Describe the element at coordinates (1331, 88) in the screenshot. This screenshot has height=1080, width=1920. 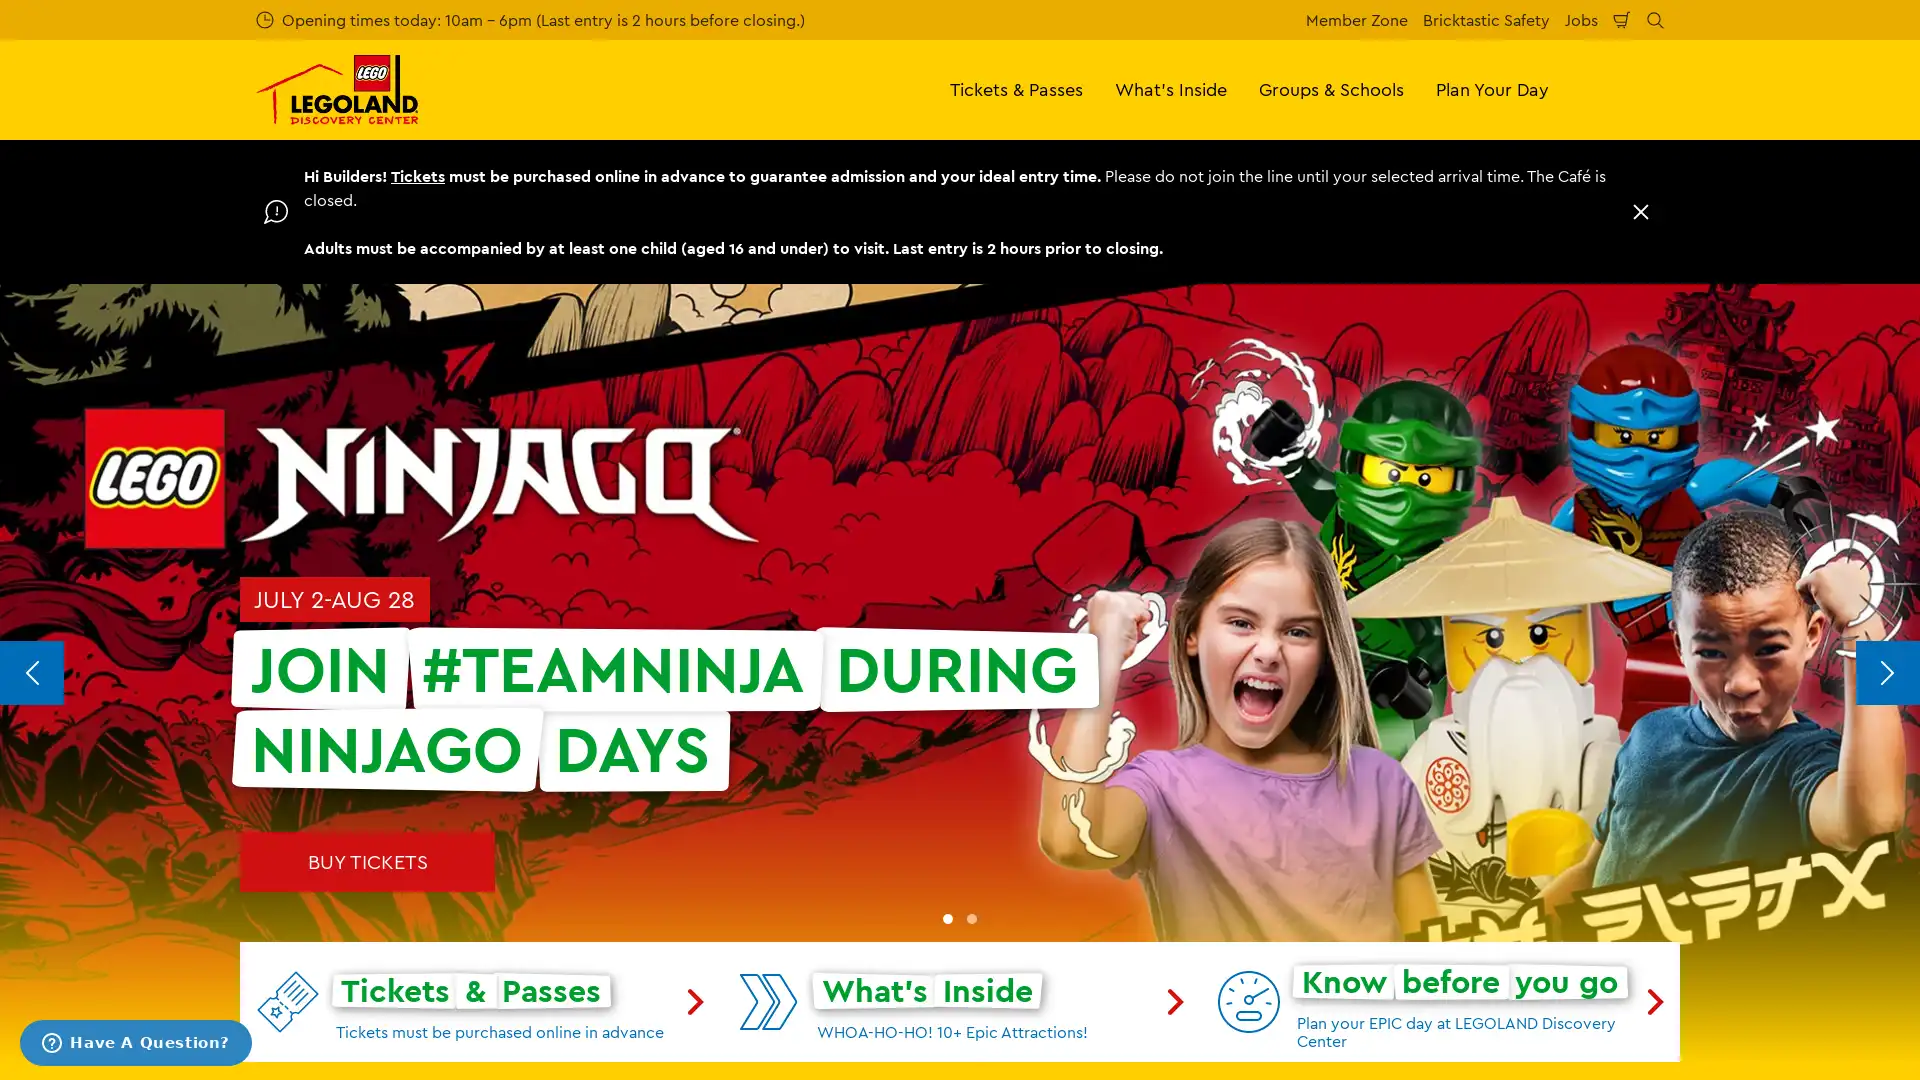
I see `Groups & Schools` at that location.